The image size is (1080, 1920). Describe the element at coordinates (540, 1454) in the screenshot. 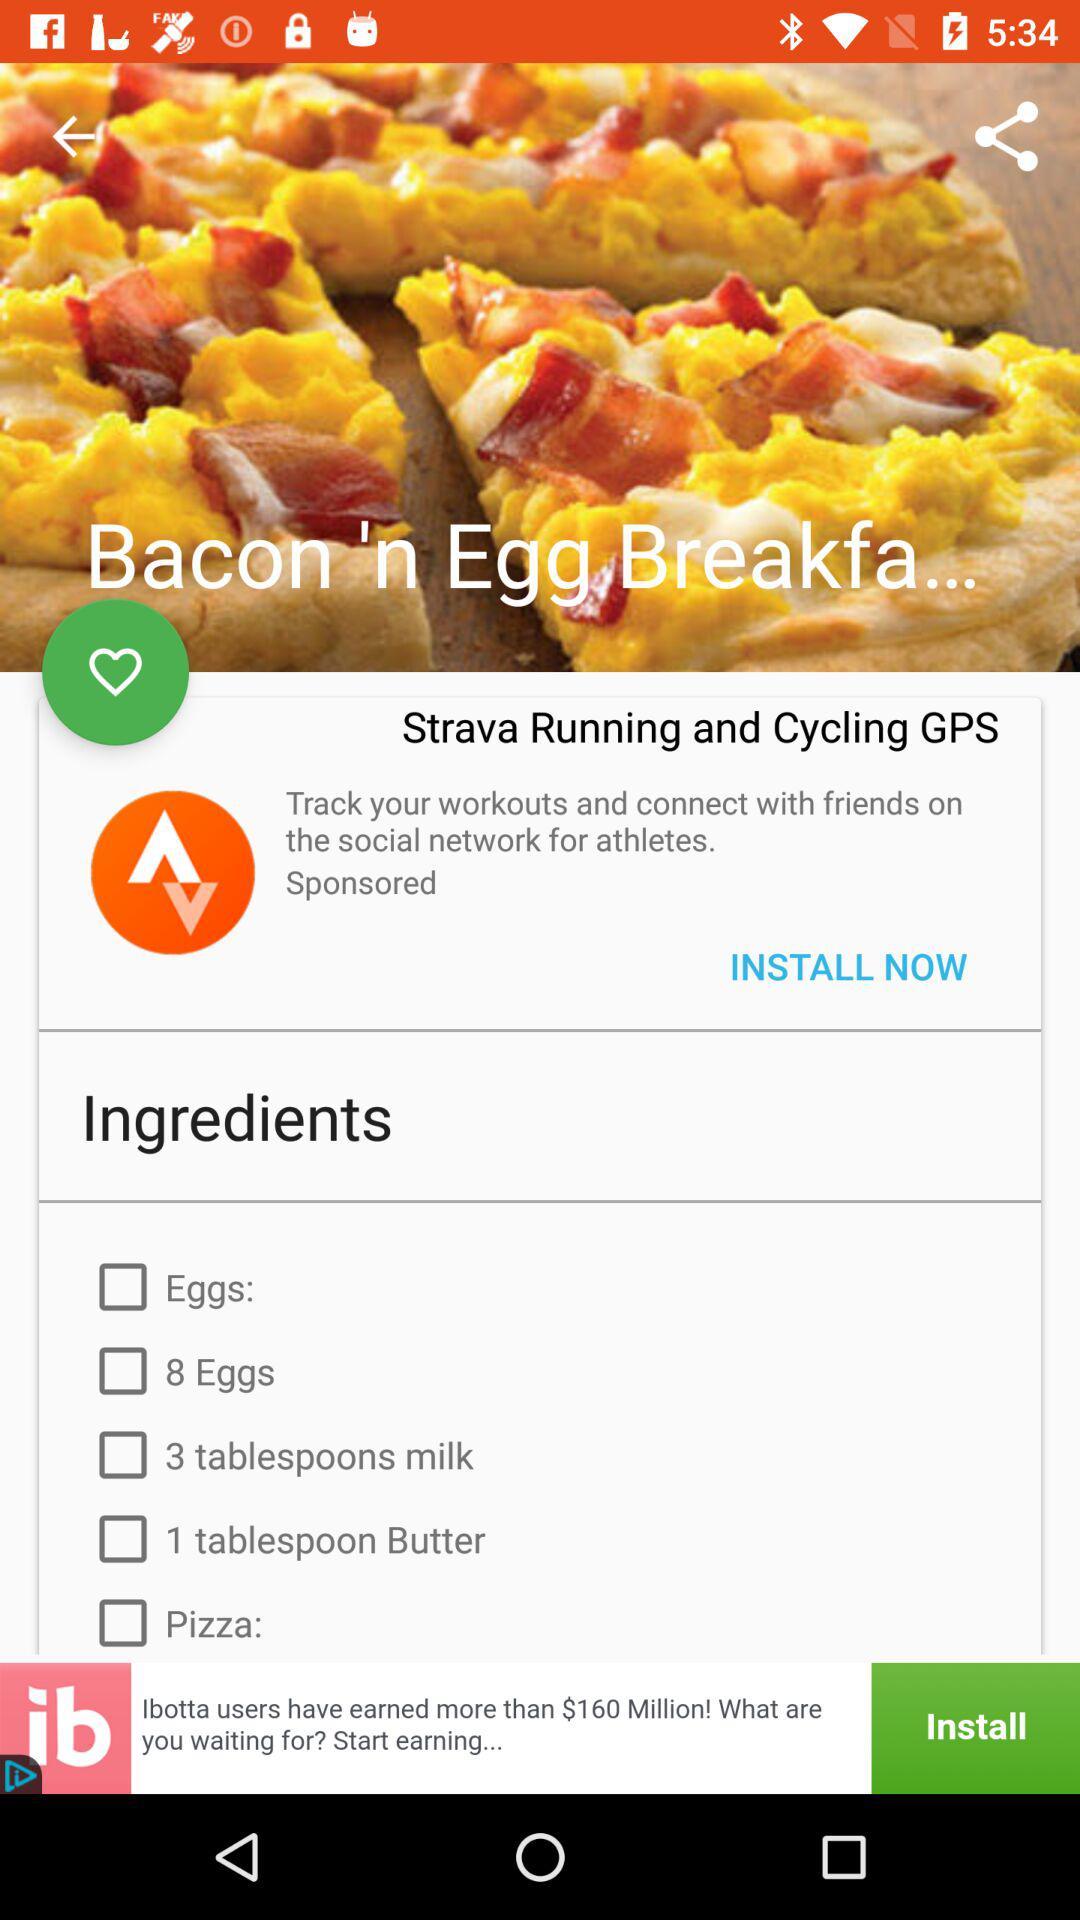

I see `the item above the 1 tablespoon butter icon` at that location.